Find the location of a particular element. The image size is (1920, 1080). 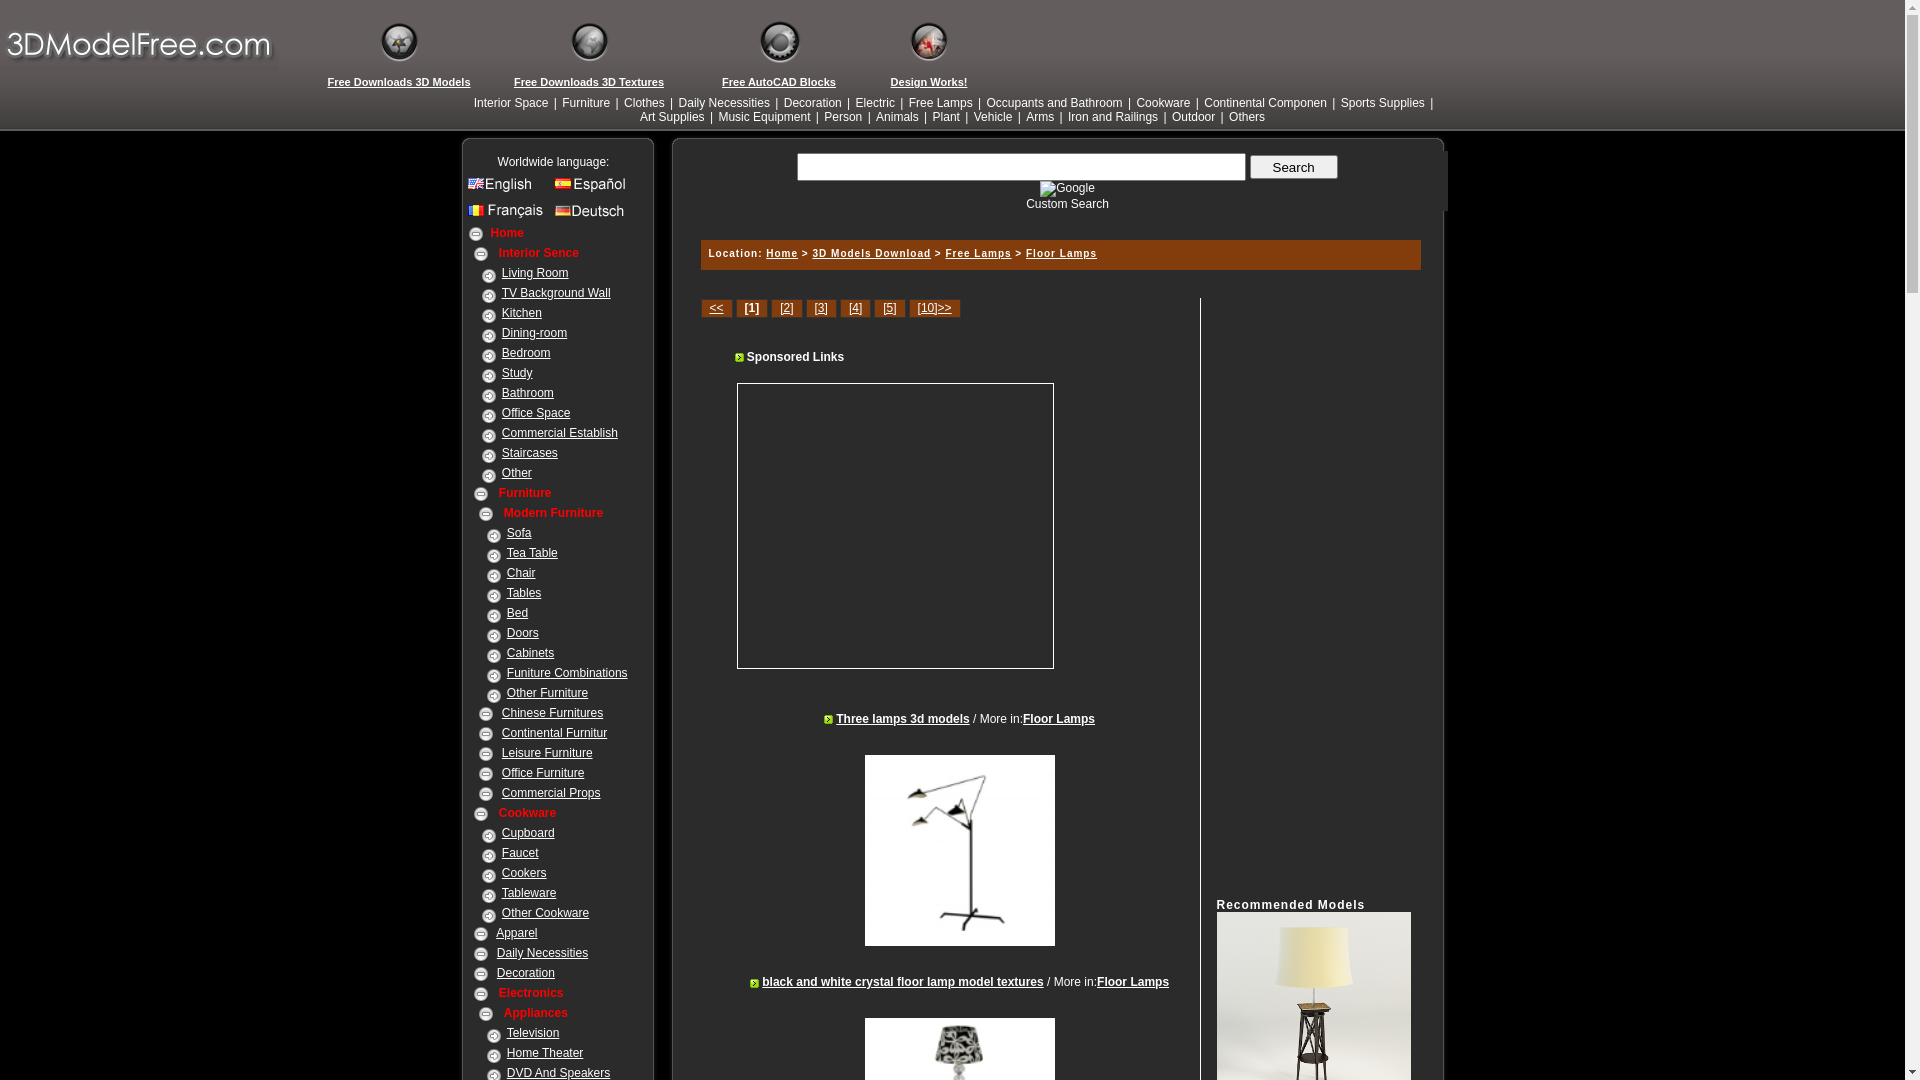

'Leisure Furniture' is located at coordinates (502, 752).